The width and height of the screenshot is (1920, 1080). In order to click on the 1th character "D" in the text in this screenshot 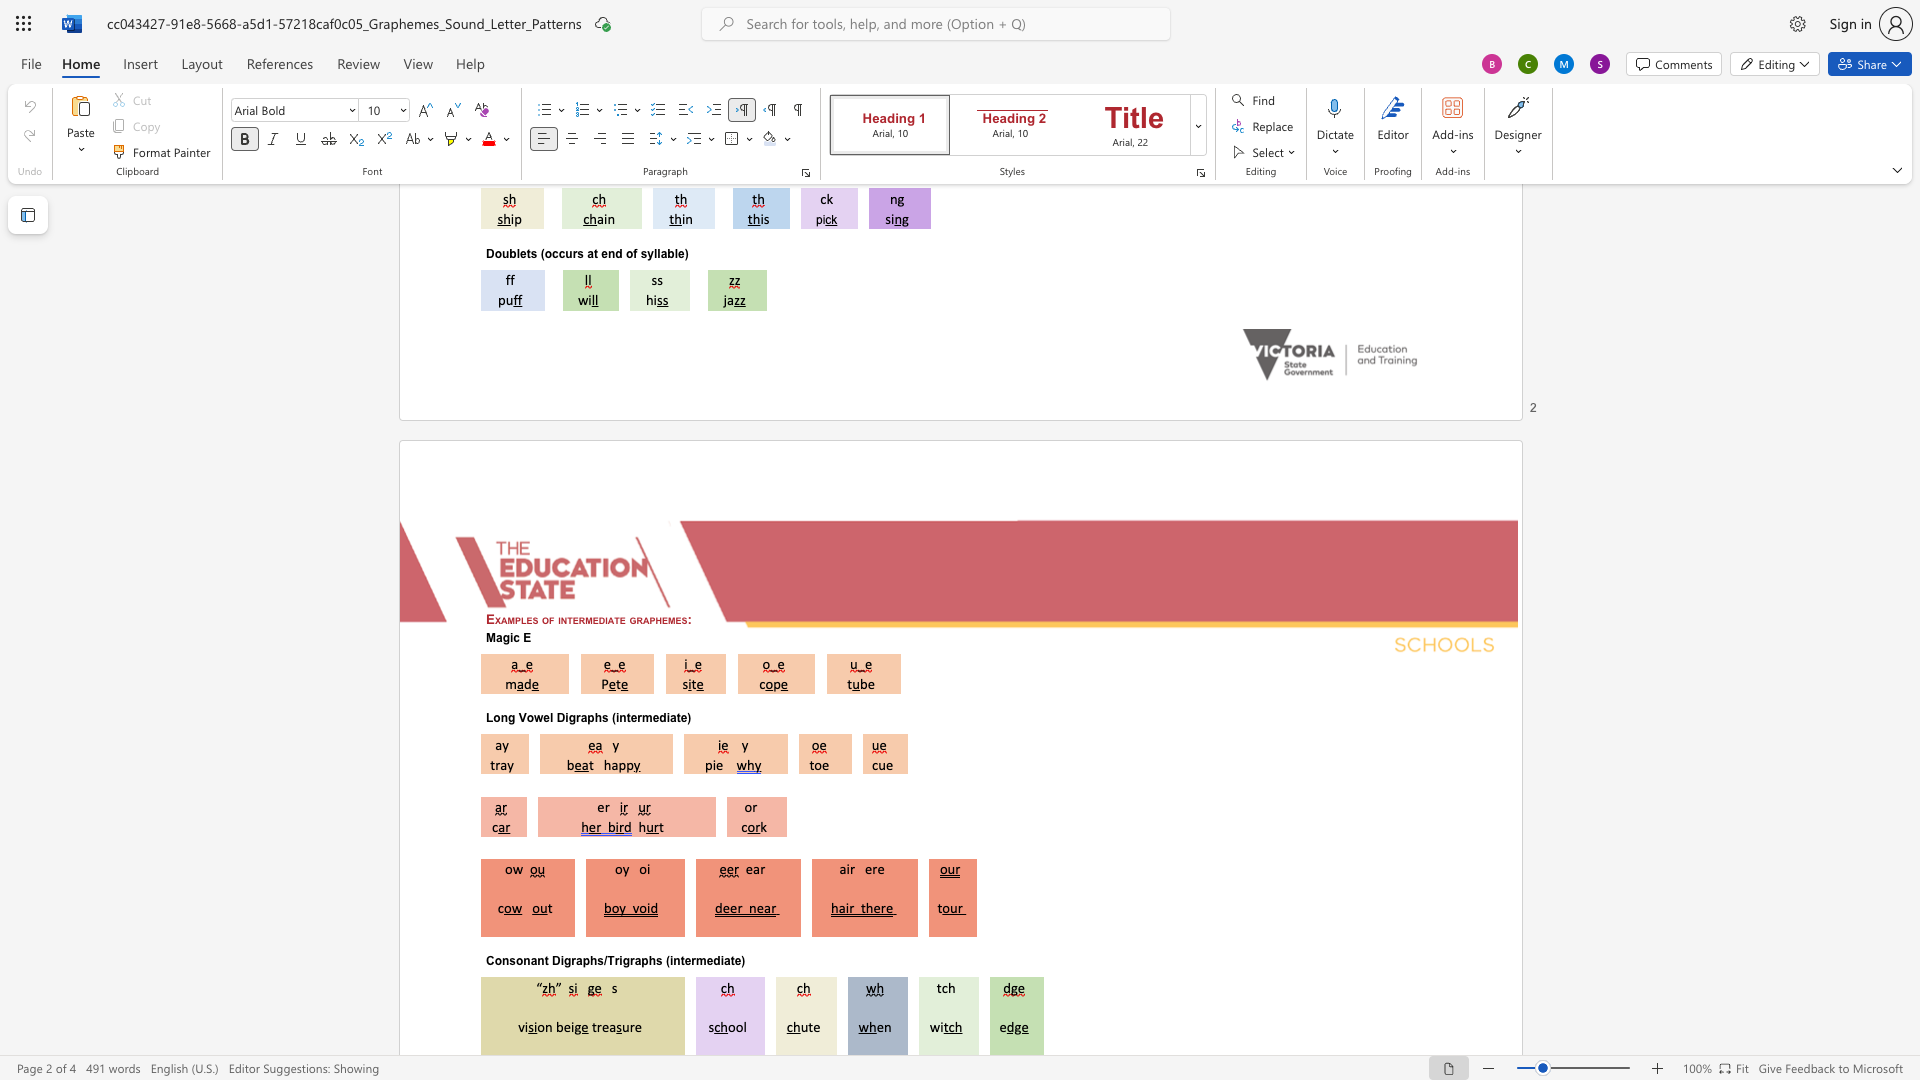, I will do `click(560, 717)`.